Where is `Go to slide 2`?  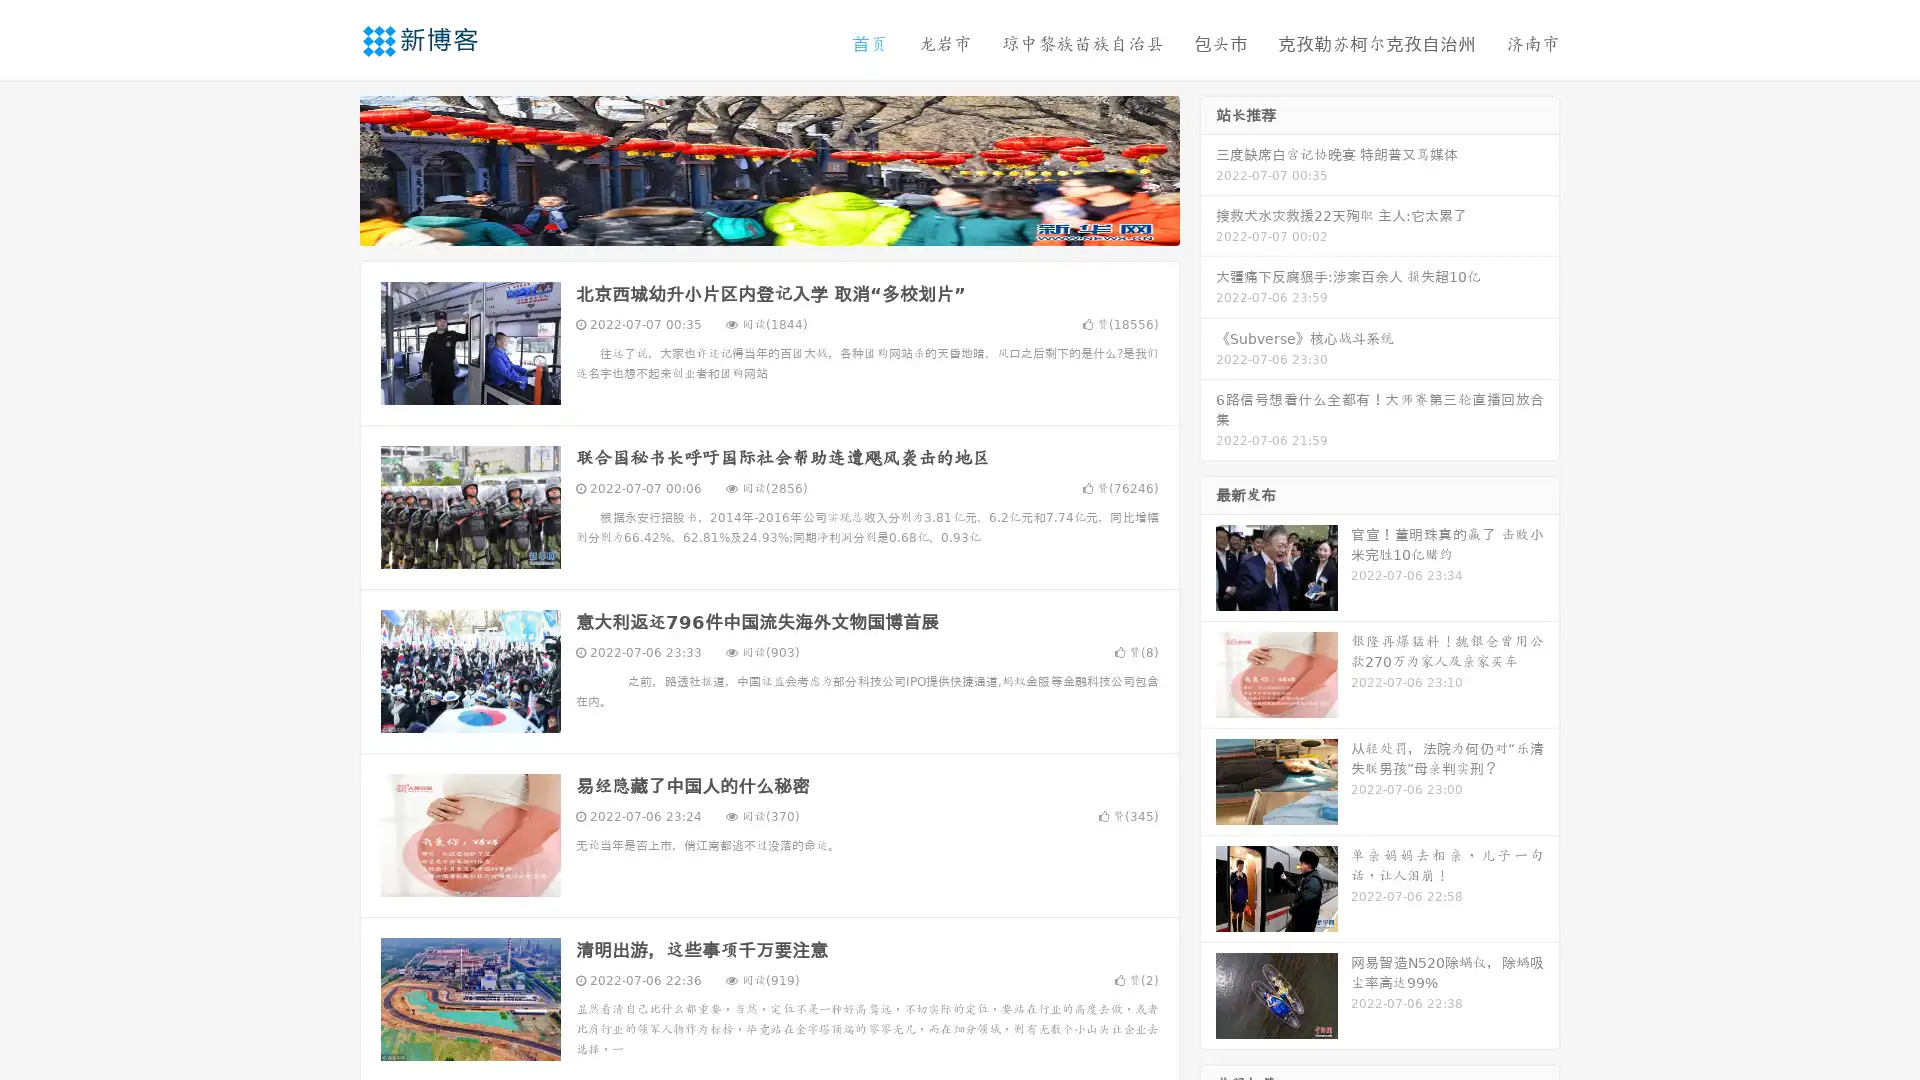
Go to slide 2 is located at coordinates (768, 225).